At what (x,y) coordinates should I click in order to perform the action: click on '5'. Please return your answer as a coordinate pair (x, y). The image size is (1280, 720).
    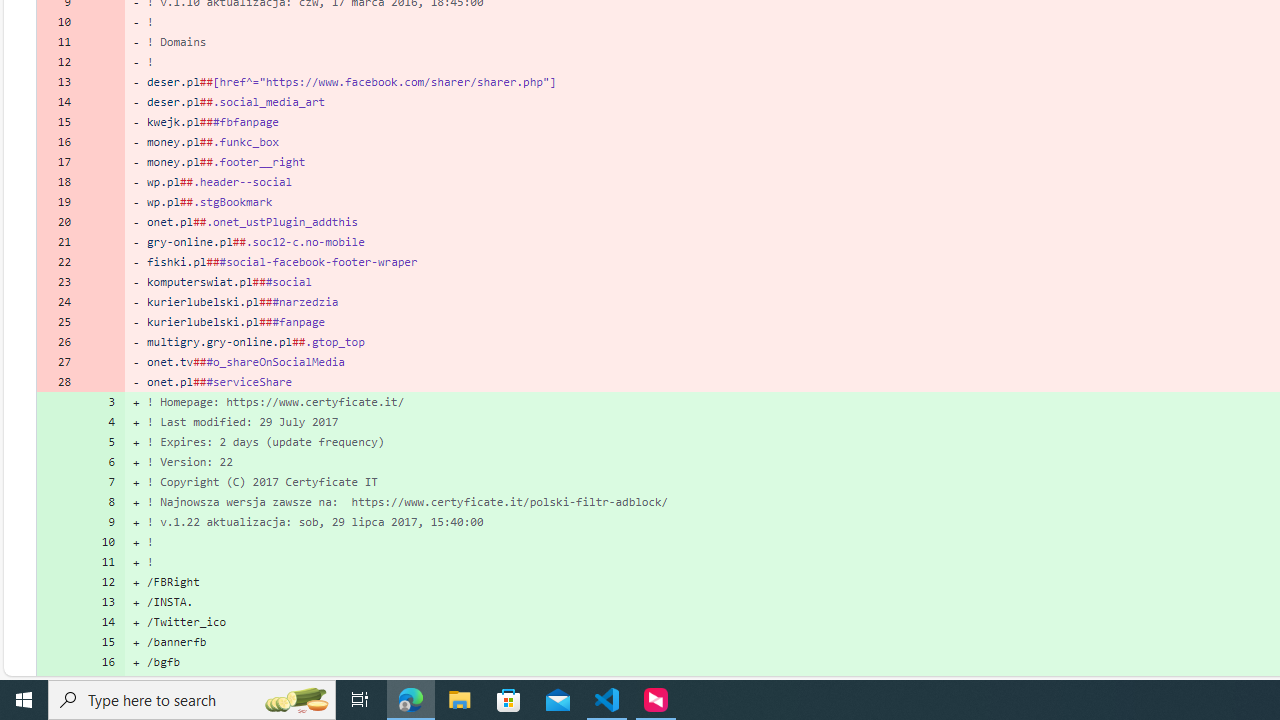
    Looking at the image, I should click on (102, 441).